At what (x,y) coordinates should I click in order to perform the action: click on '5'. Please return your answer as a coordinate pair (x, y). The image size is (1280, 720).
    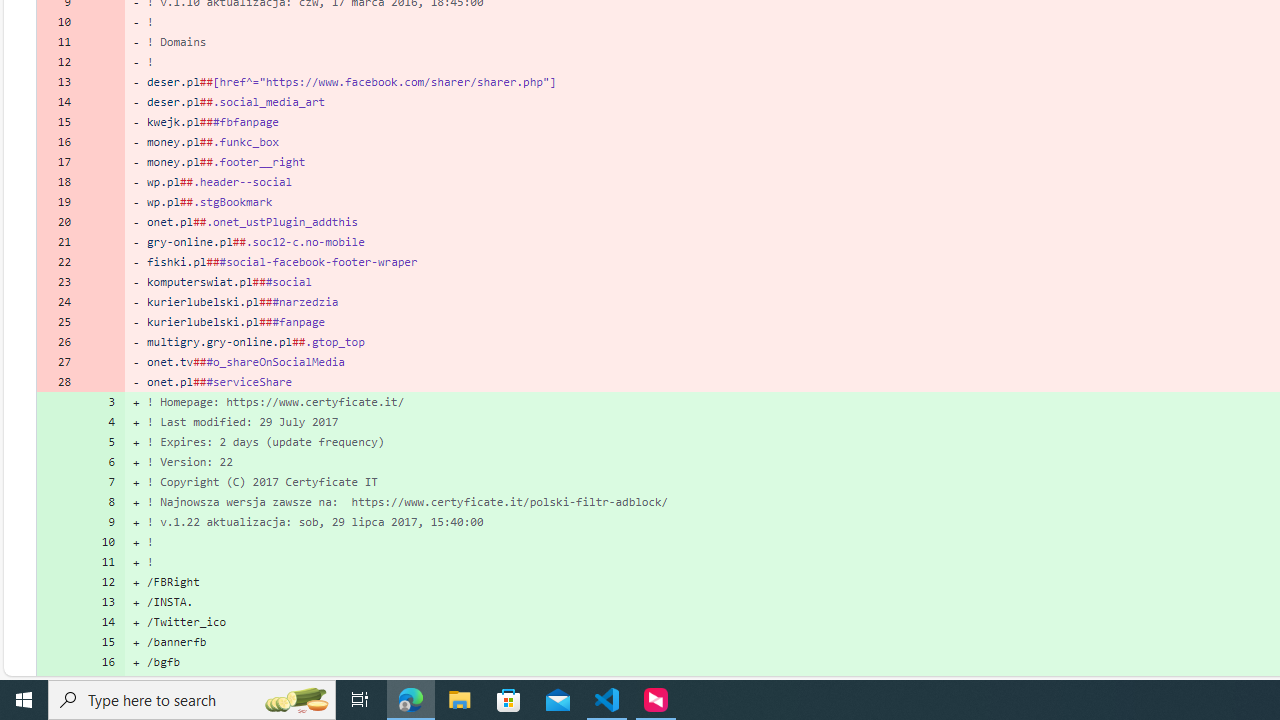
    Looking at the image, I should click on (102, 441).